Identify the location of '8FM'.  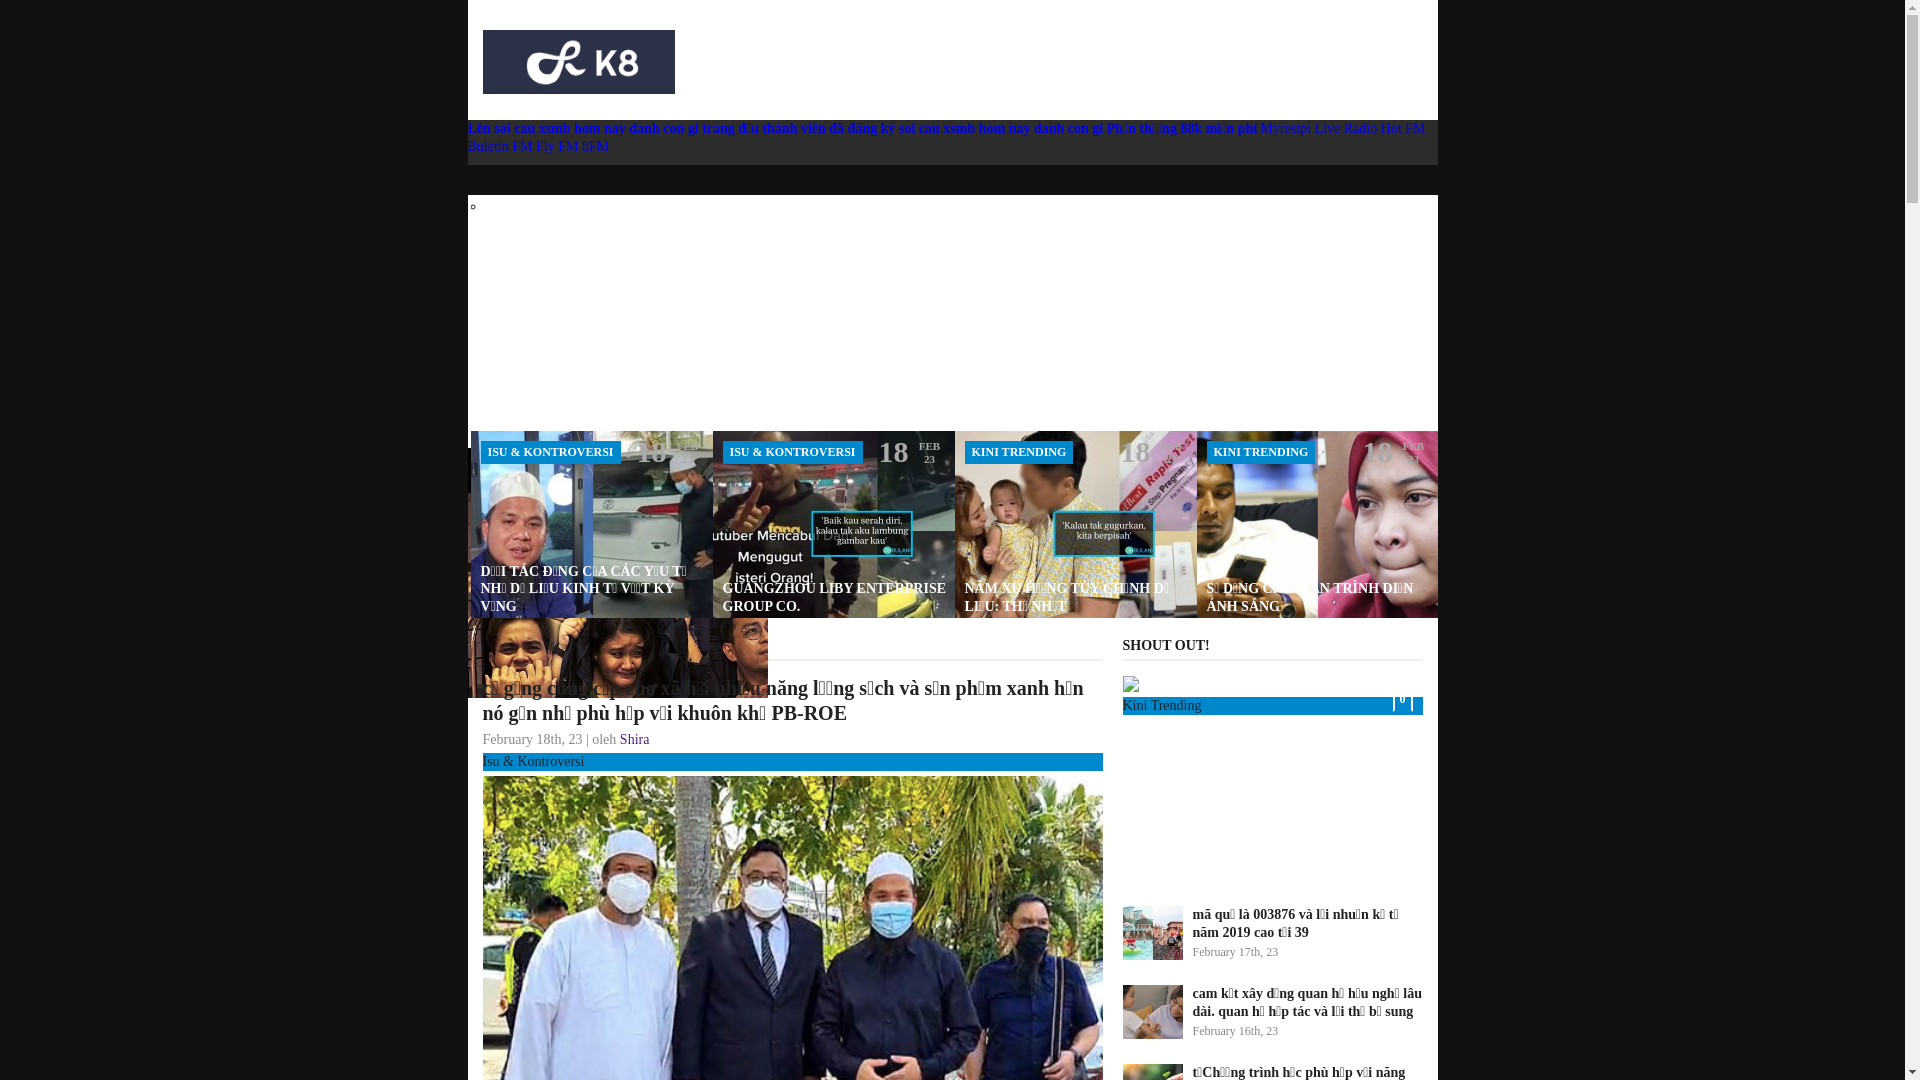
(594, 145).